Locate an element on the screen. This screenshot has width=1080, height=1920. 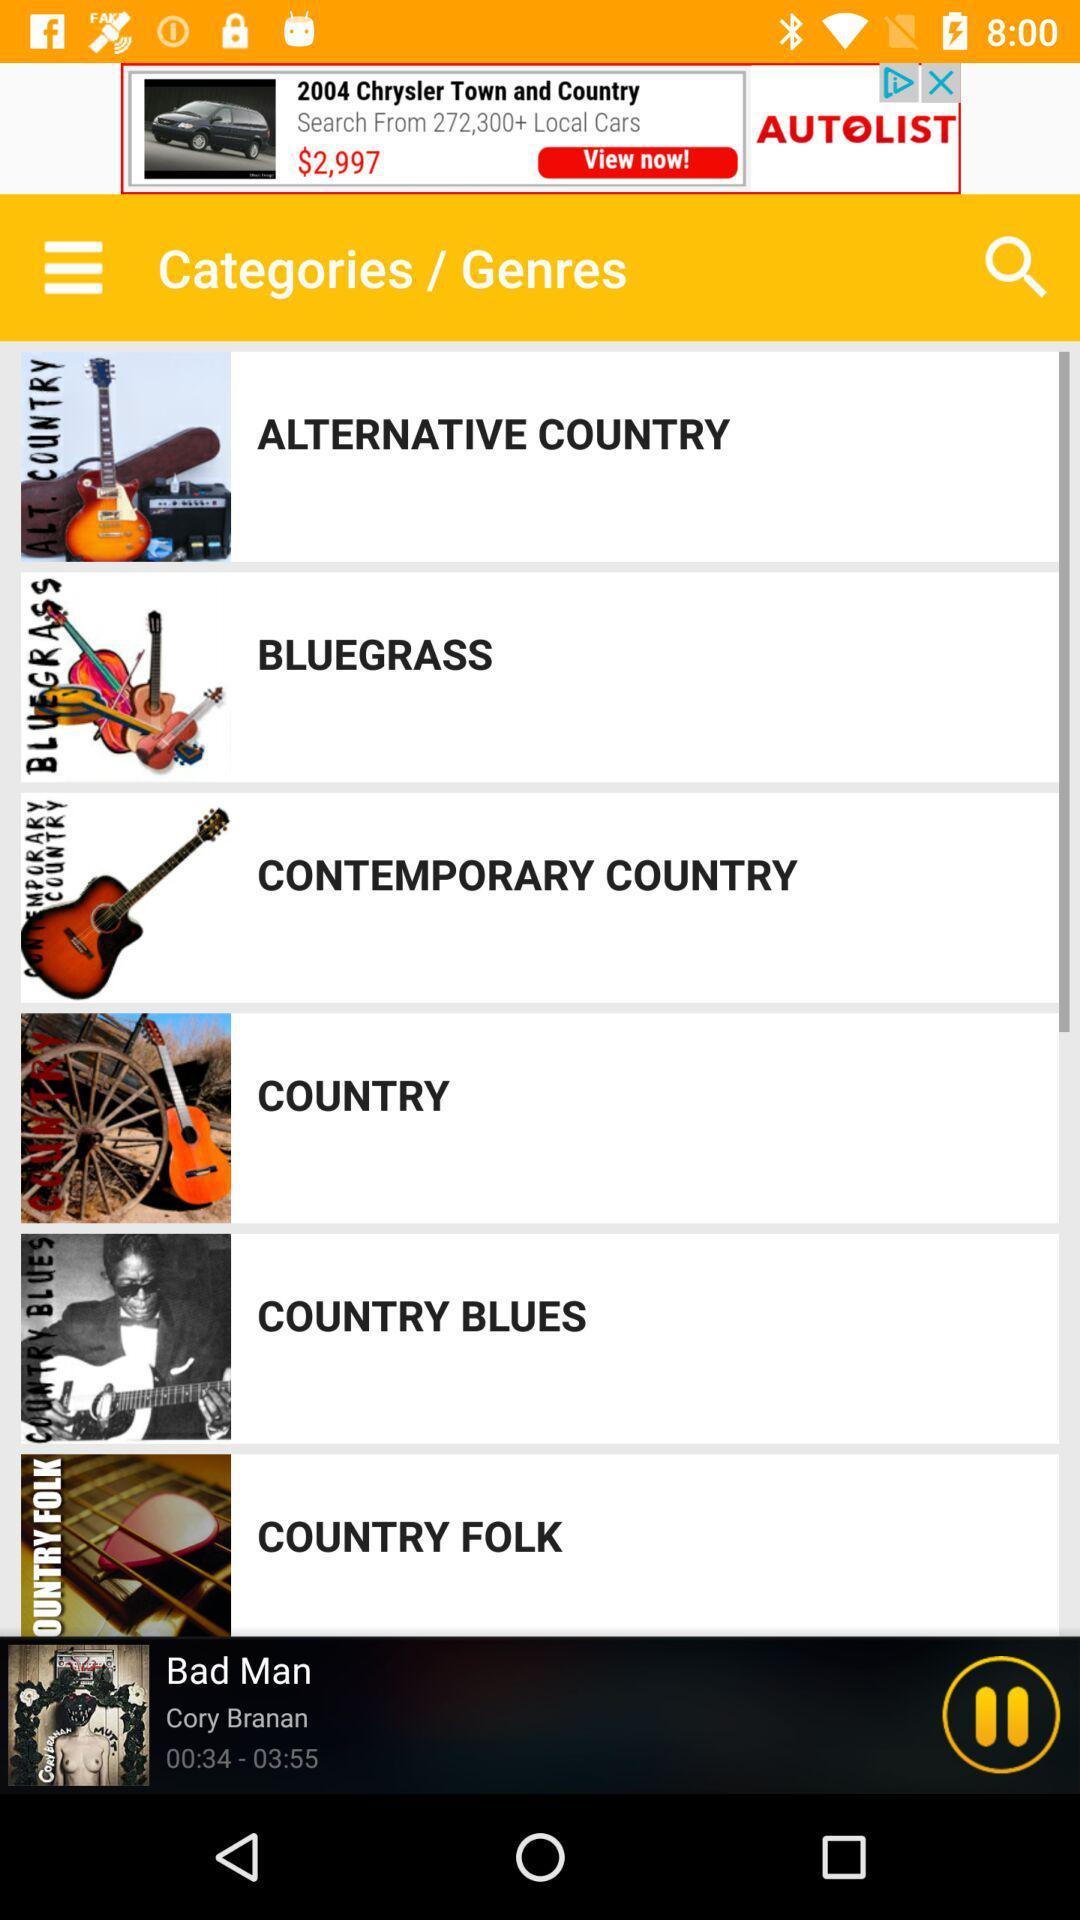
switch pause option is located at coordinates (1001, 1714).